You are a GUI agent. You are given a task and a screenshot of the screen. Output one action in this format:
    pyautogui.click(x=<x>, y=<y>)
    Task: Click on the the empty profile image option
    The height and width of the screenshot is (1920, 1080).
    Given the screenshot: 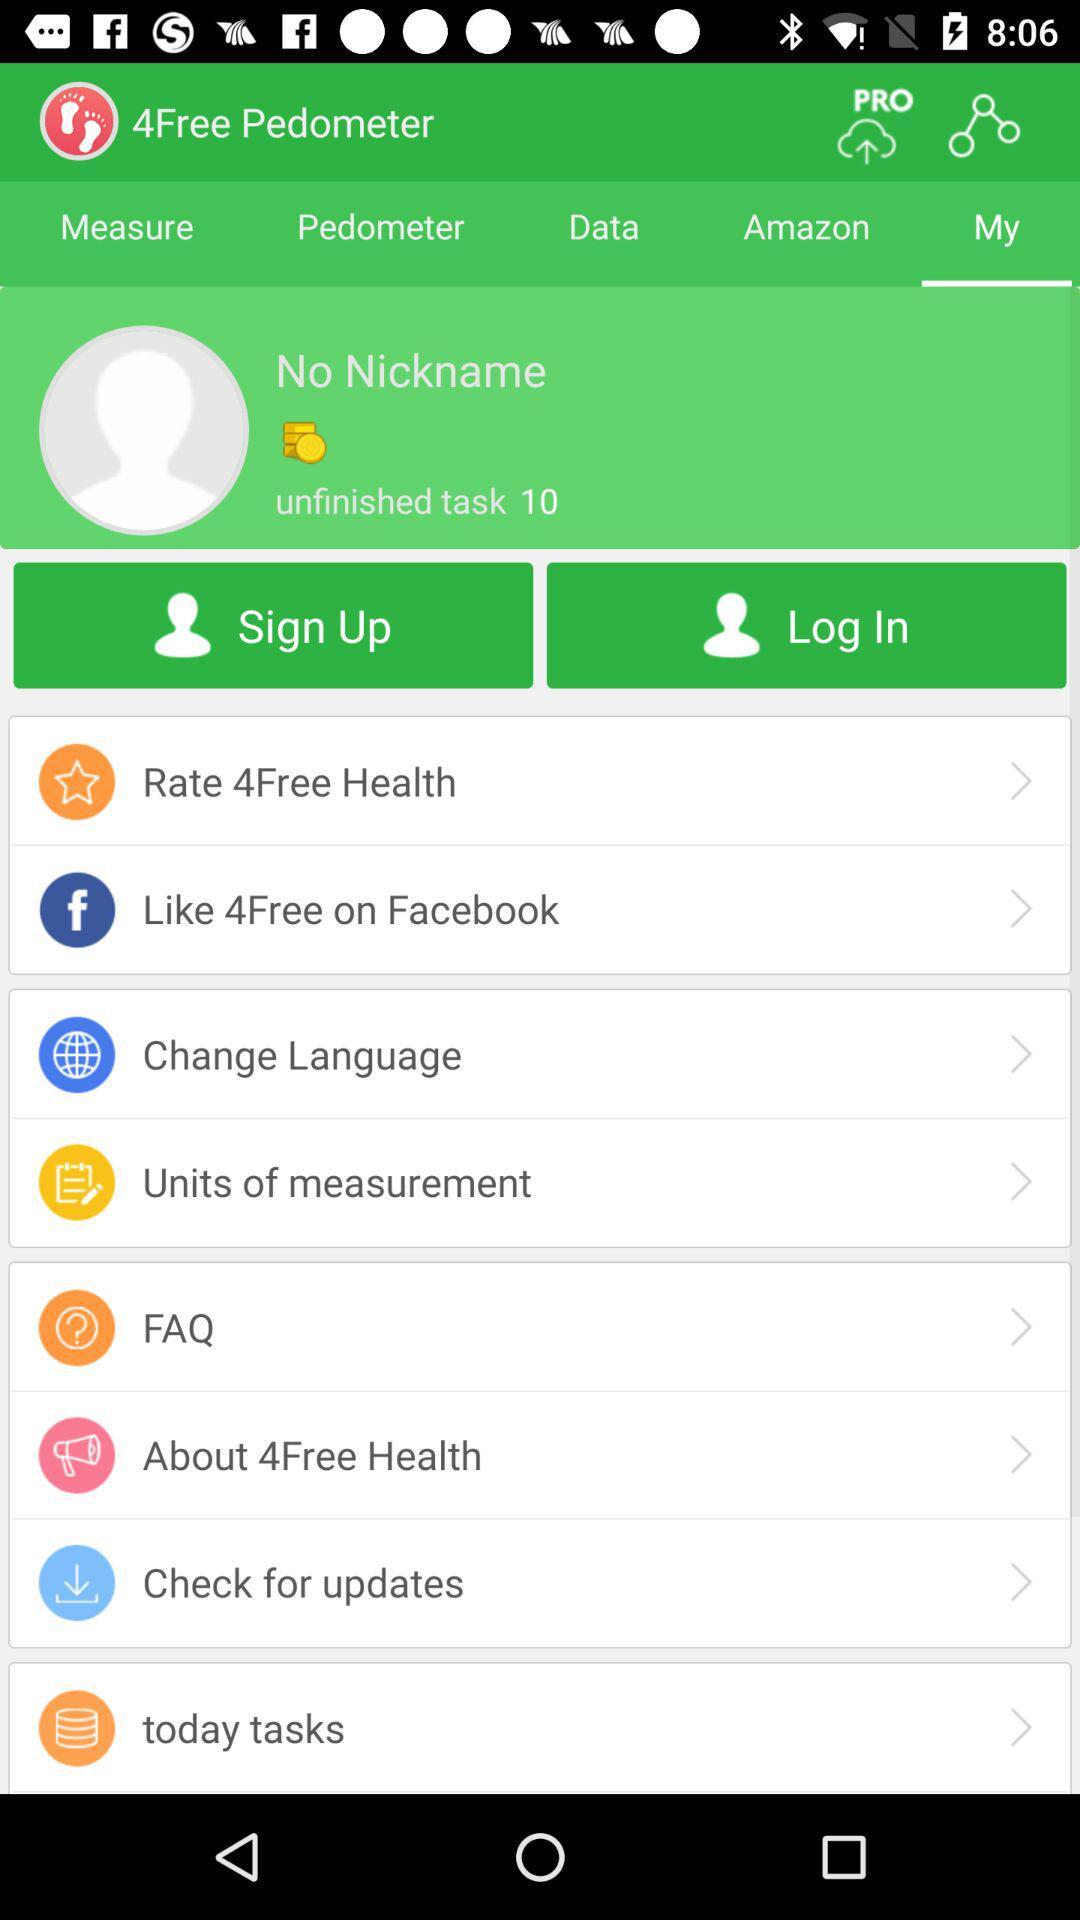 What is the action you would take?
    pyautogui.click(x=142, y=430)
    